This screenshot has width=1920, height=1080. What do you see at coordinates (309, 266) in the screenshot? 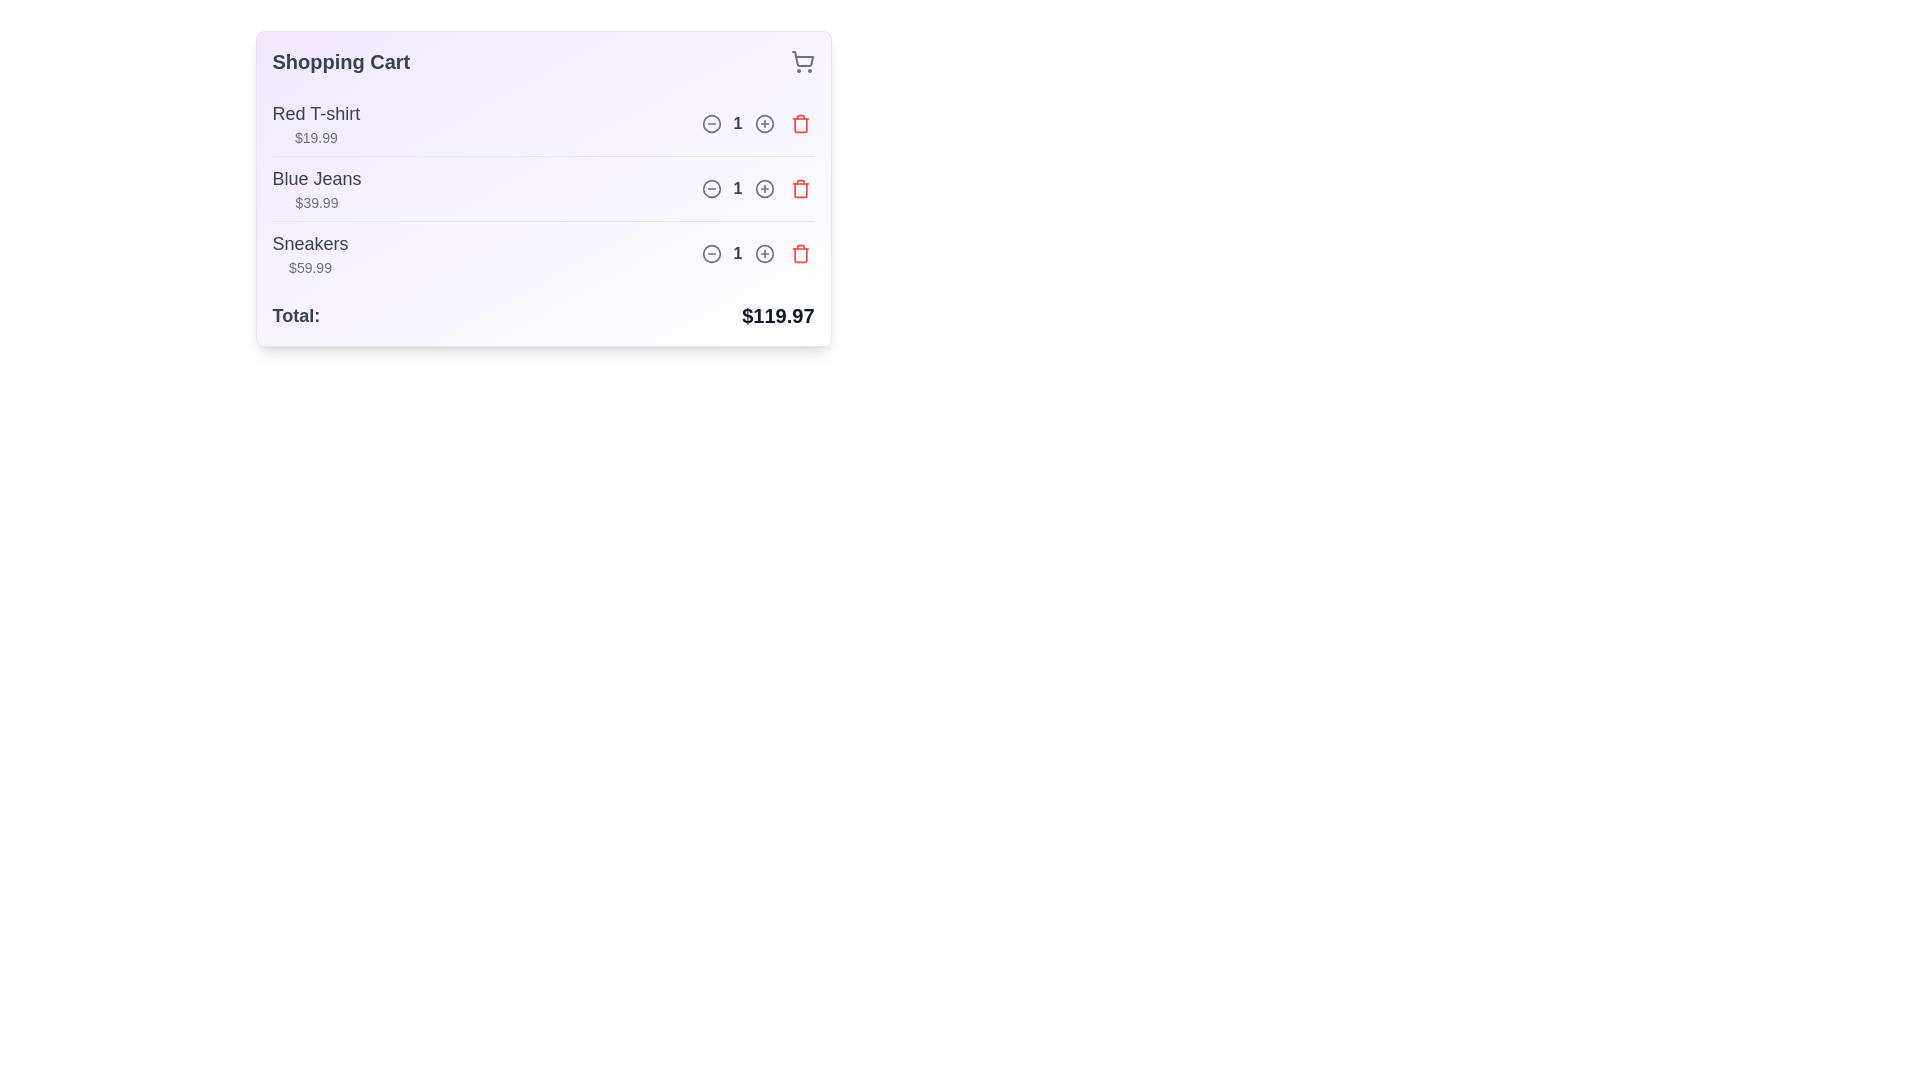
I see `the text label displaying the price '$59.99', which is located below the 'Sneakers' label in the shopping cart item list` at bounding box center [309, 266].